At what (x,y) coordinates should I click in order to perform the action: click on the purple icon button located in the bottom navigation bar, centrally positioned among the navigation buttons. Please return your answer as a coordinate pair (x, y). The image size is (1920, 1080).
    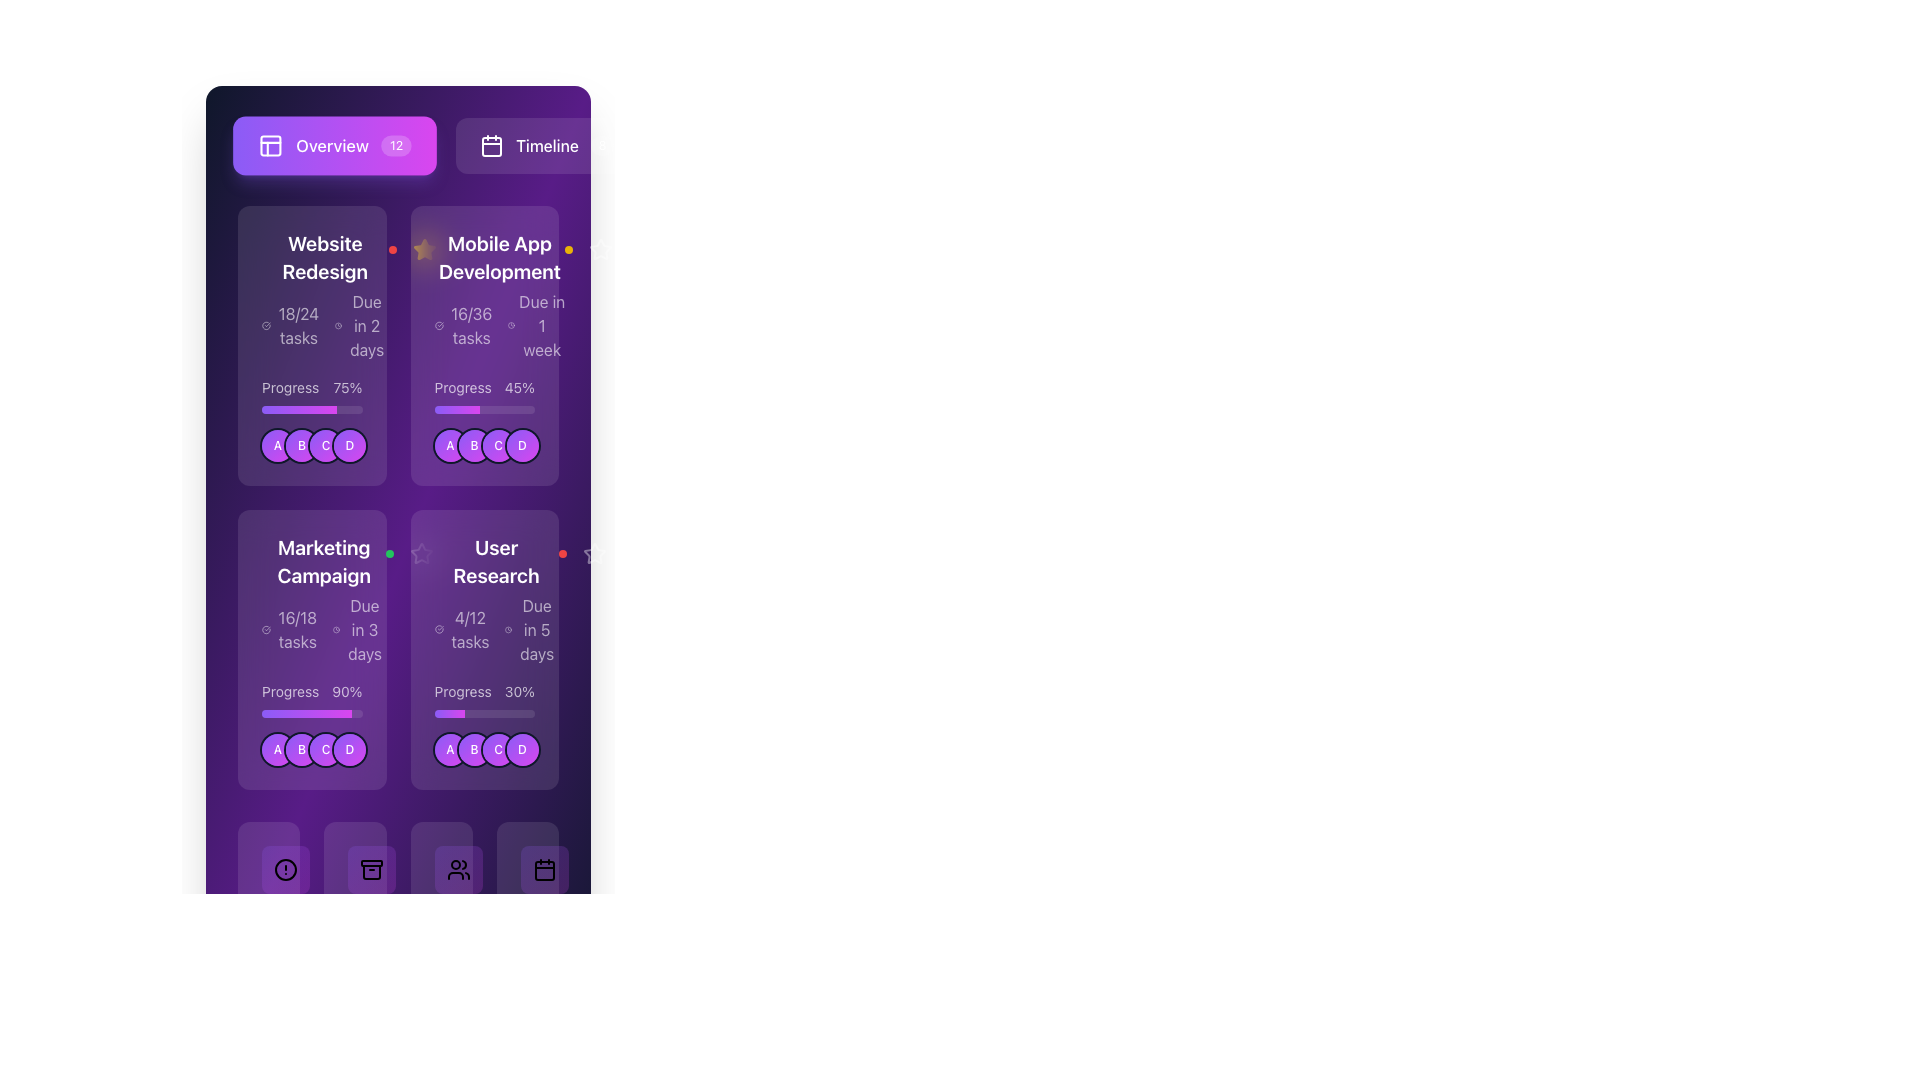
    Looking at the image, I should click on (355, 869).